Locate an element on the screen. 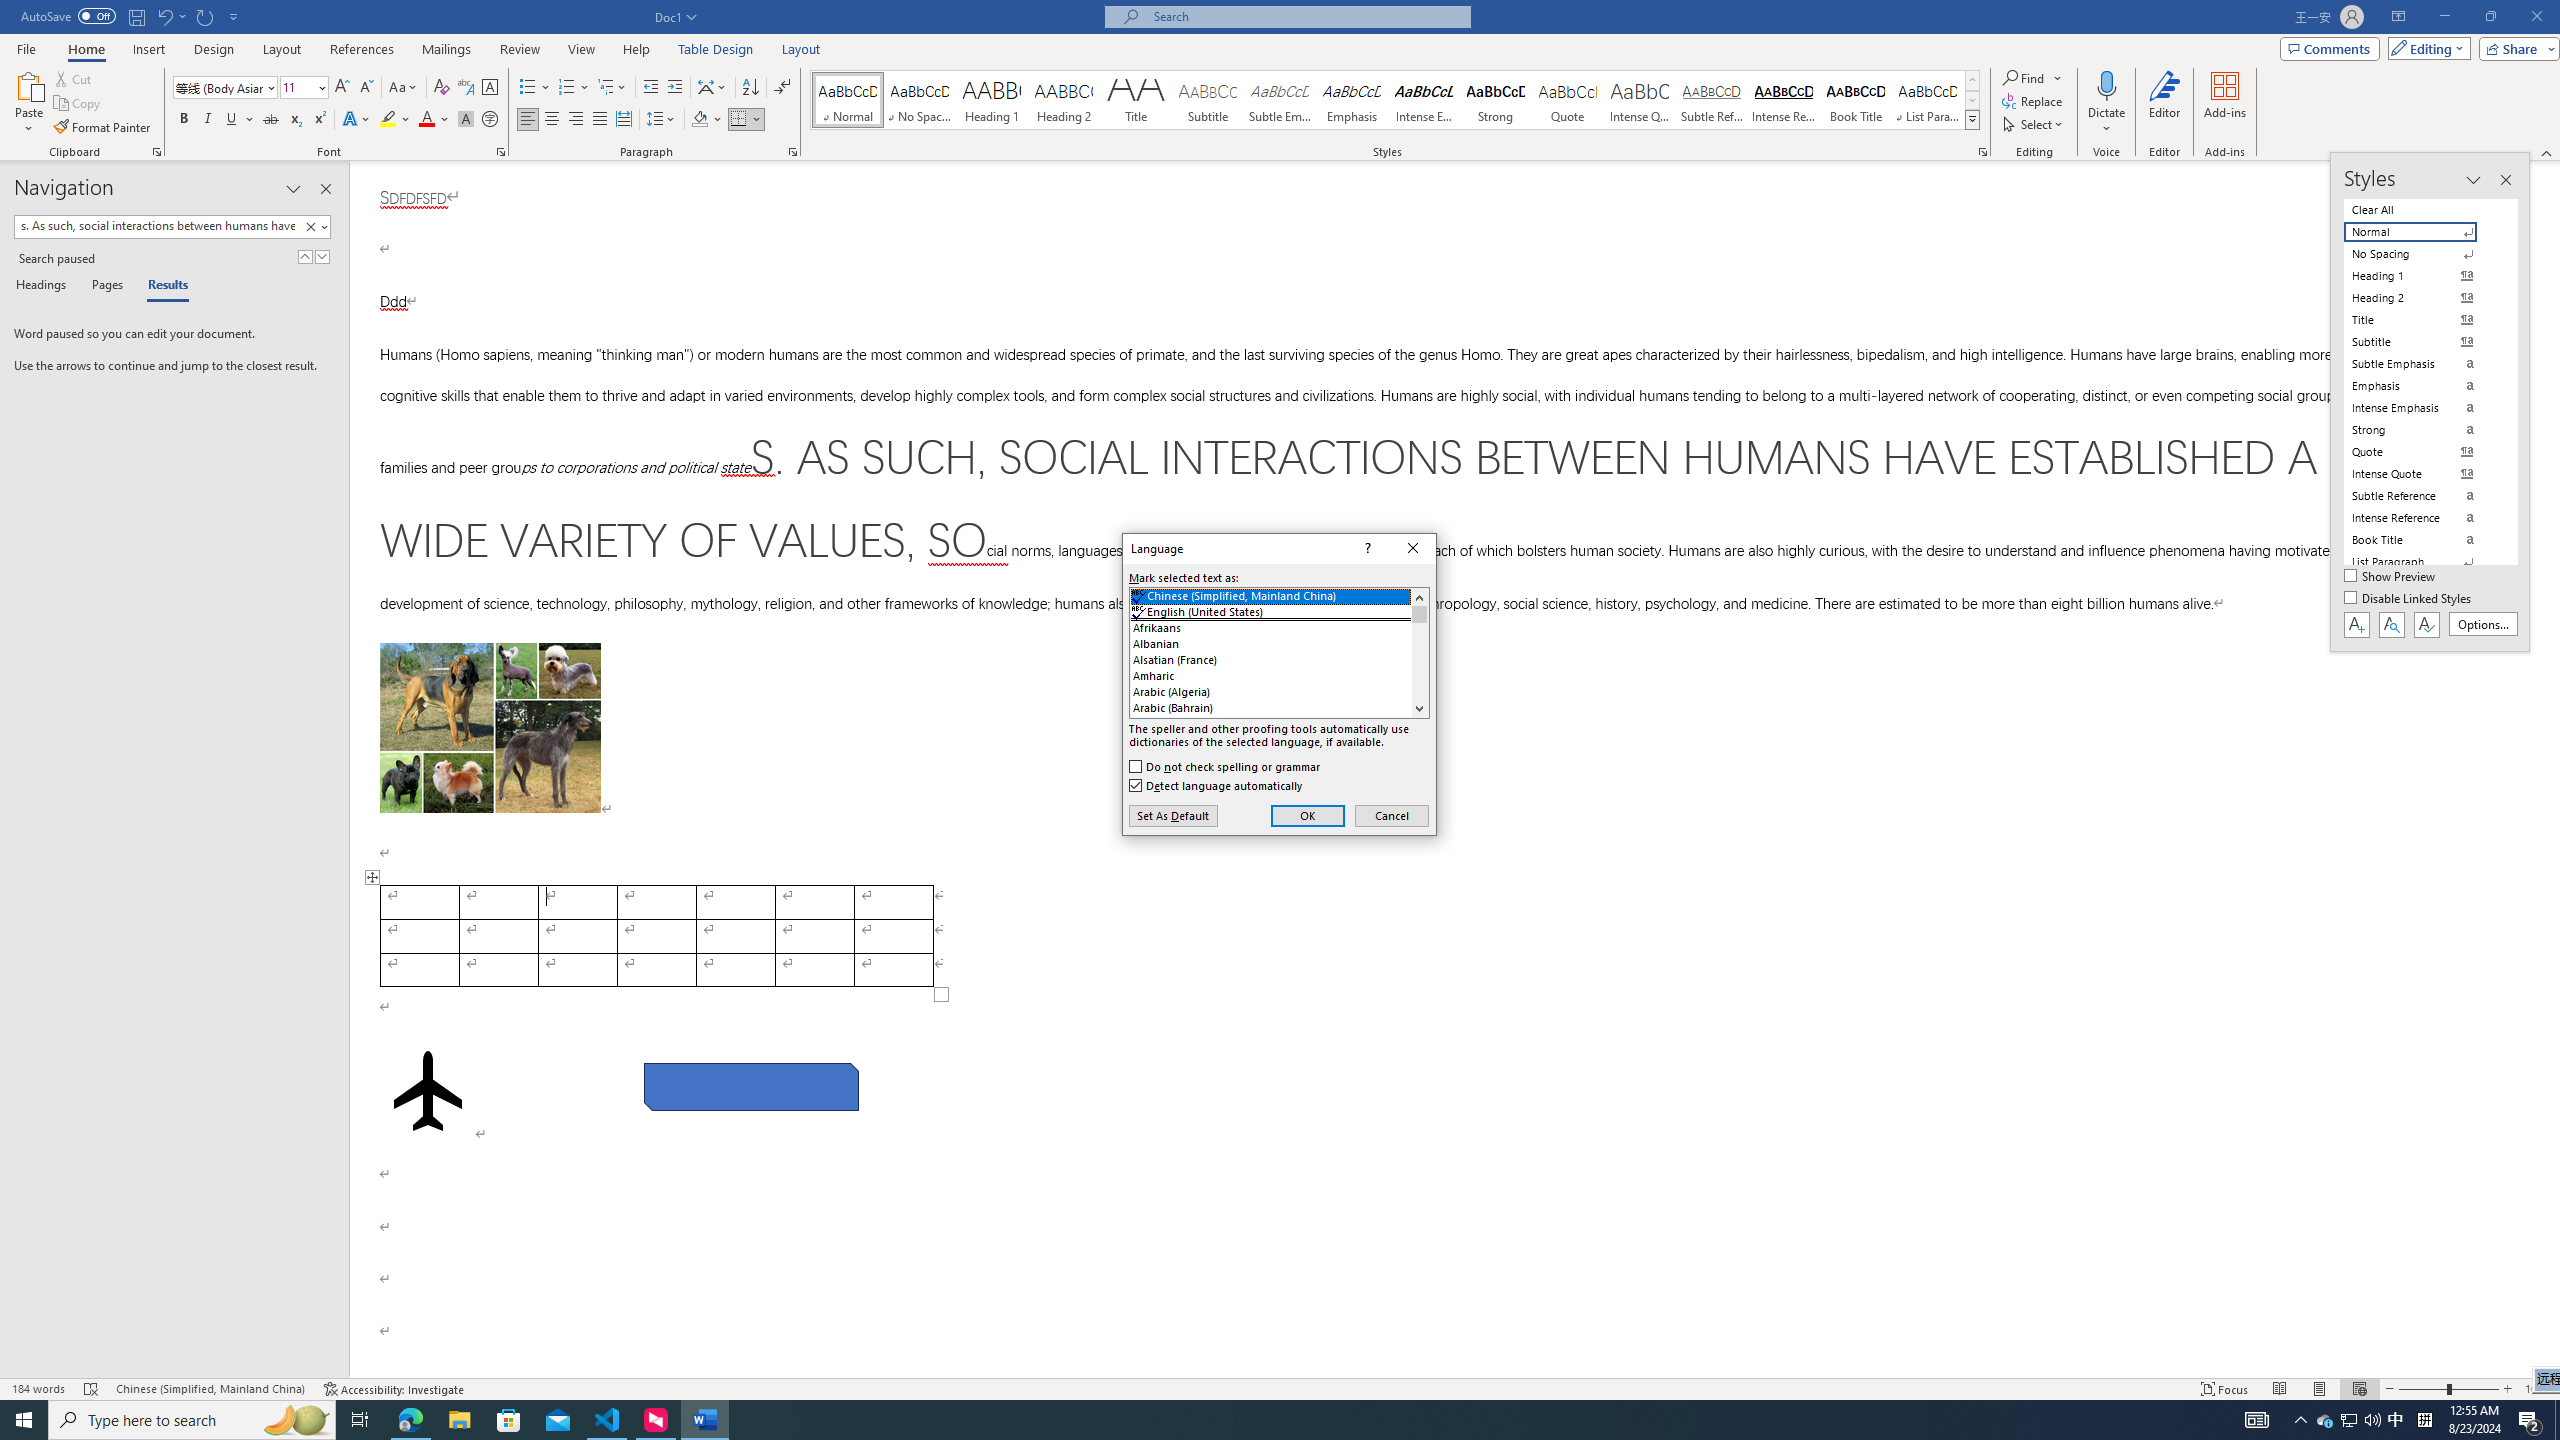 This screenshot has width=2560, height=1440. 'Clear All' is located at coordinates (2422, 208).